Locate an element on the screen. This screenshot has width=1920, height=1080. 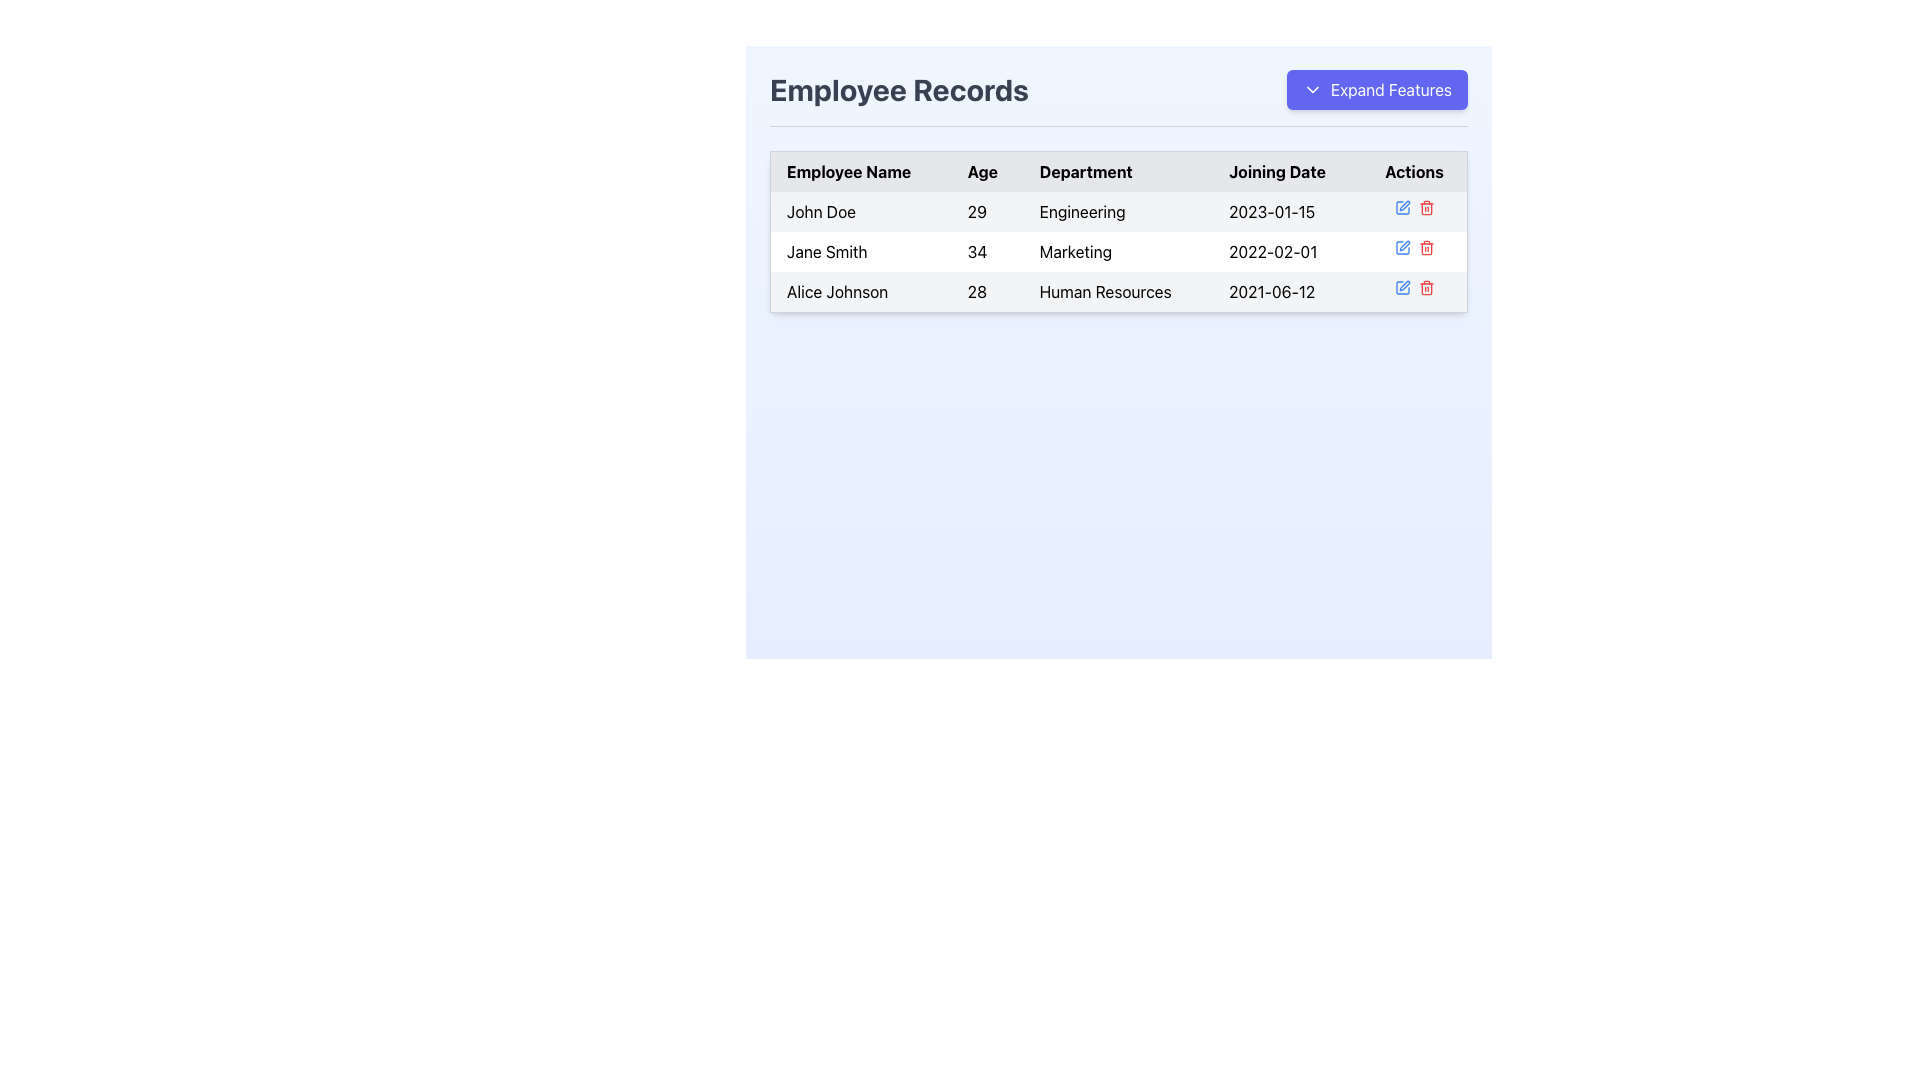
the trash can icon located in the 'Actions' column of the third row in the visible table is located at coordinates (1425, 289).